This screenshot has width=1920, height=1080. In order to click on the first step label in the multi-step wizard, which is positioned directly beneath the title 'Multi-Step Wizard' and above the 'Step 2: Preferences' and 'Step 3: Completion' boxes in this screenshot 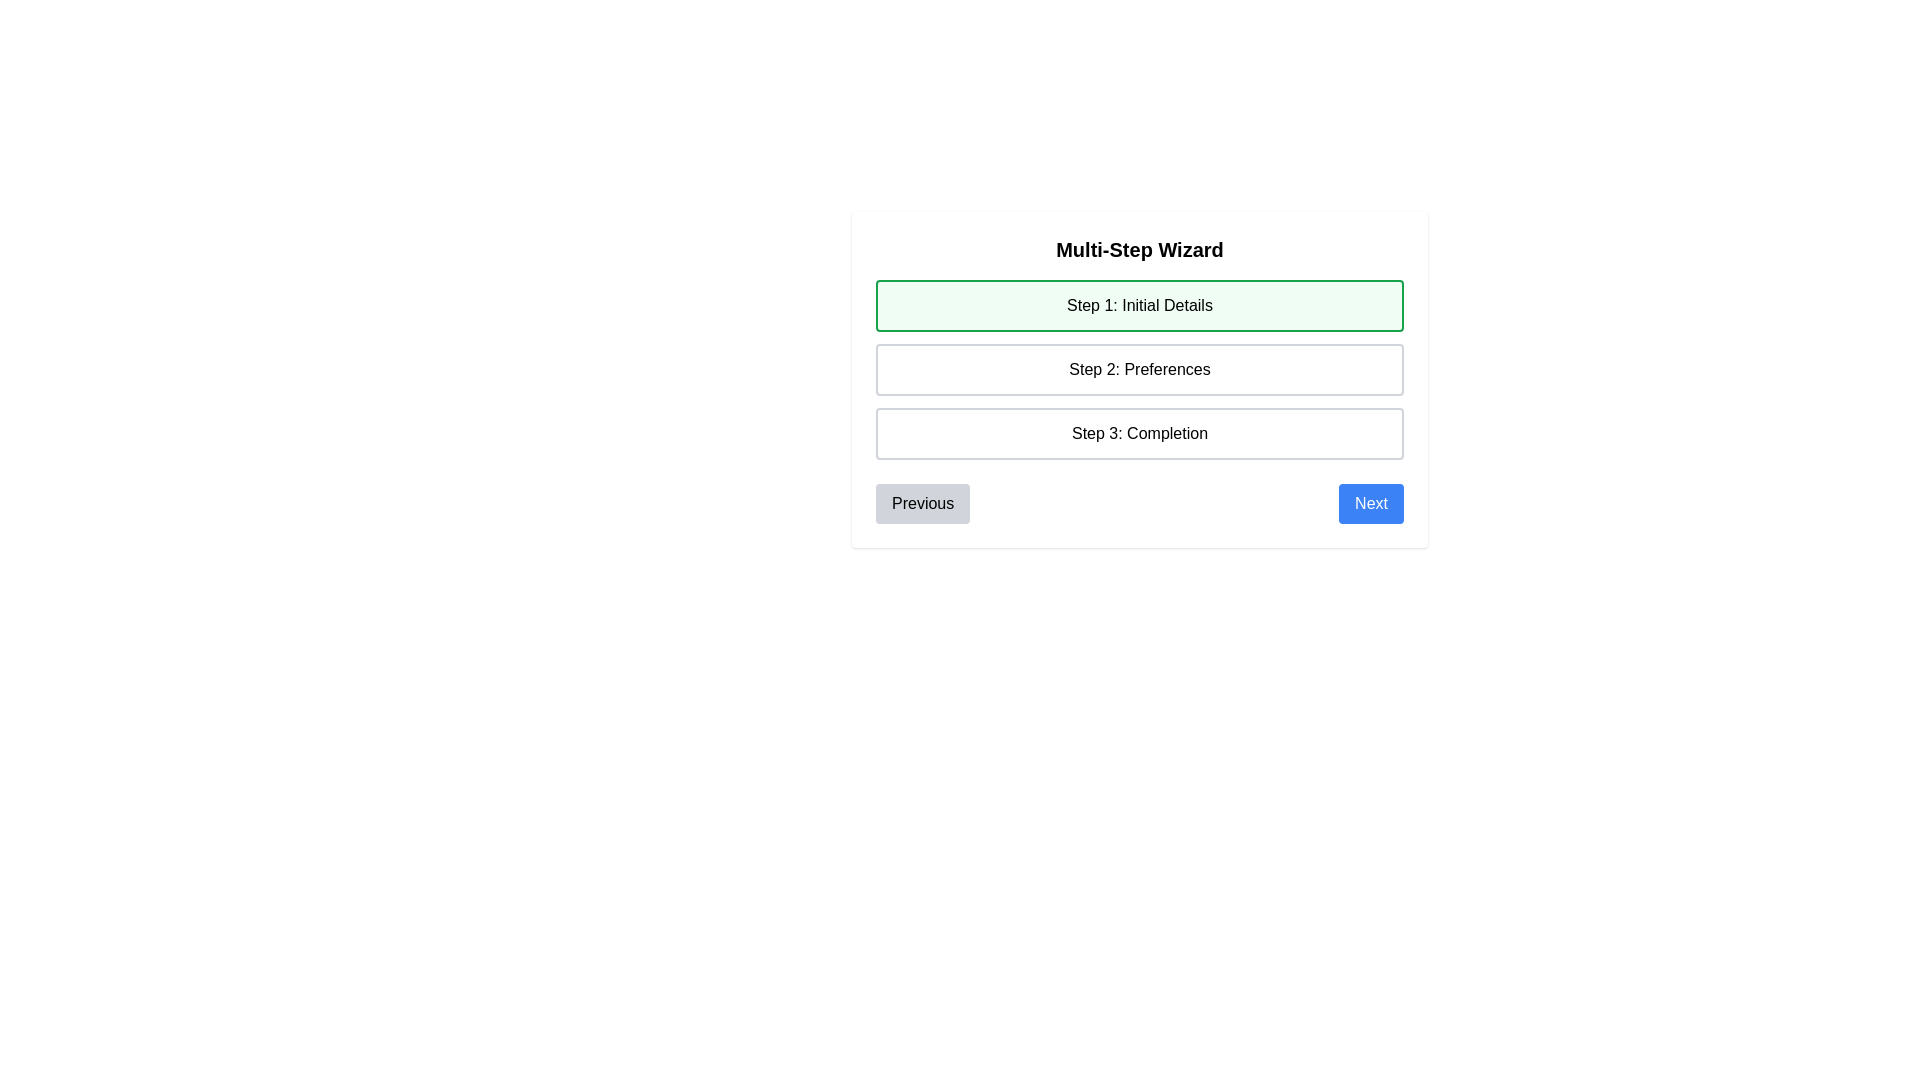, I will do `click(1140, 305)`.